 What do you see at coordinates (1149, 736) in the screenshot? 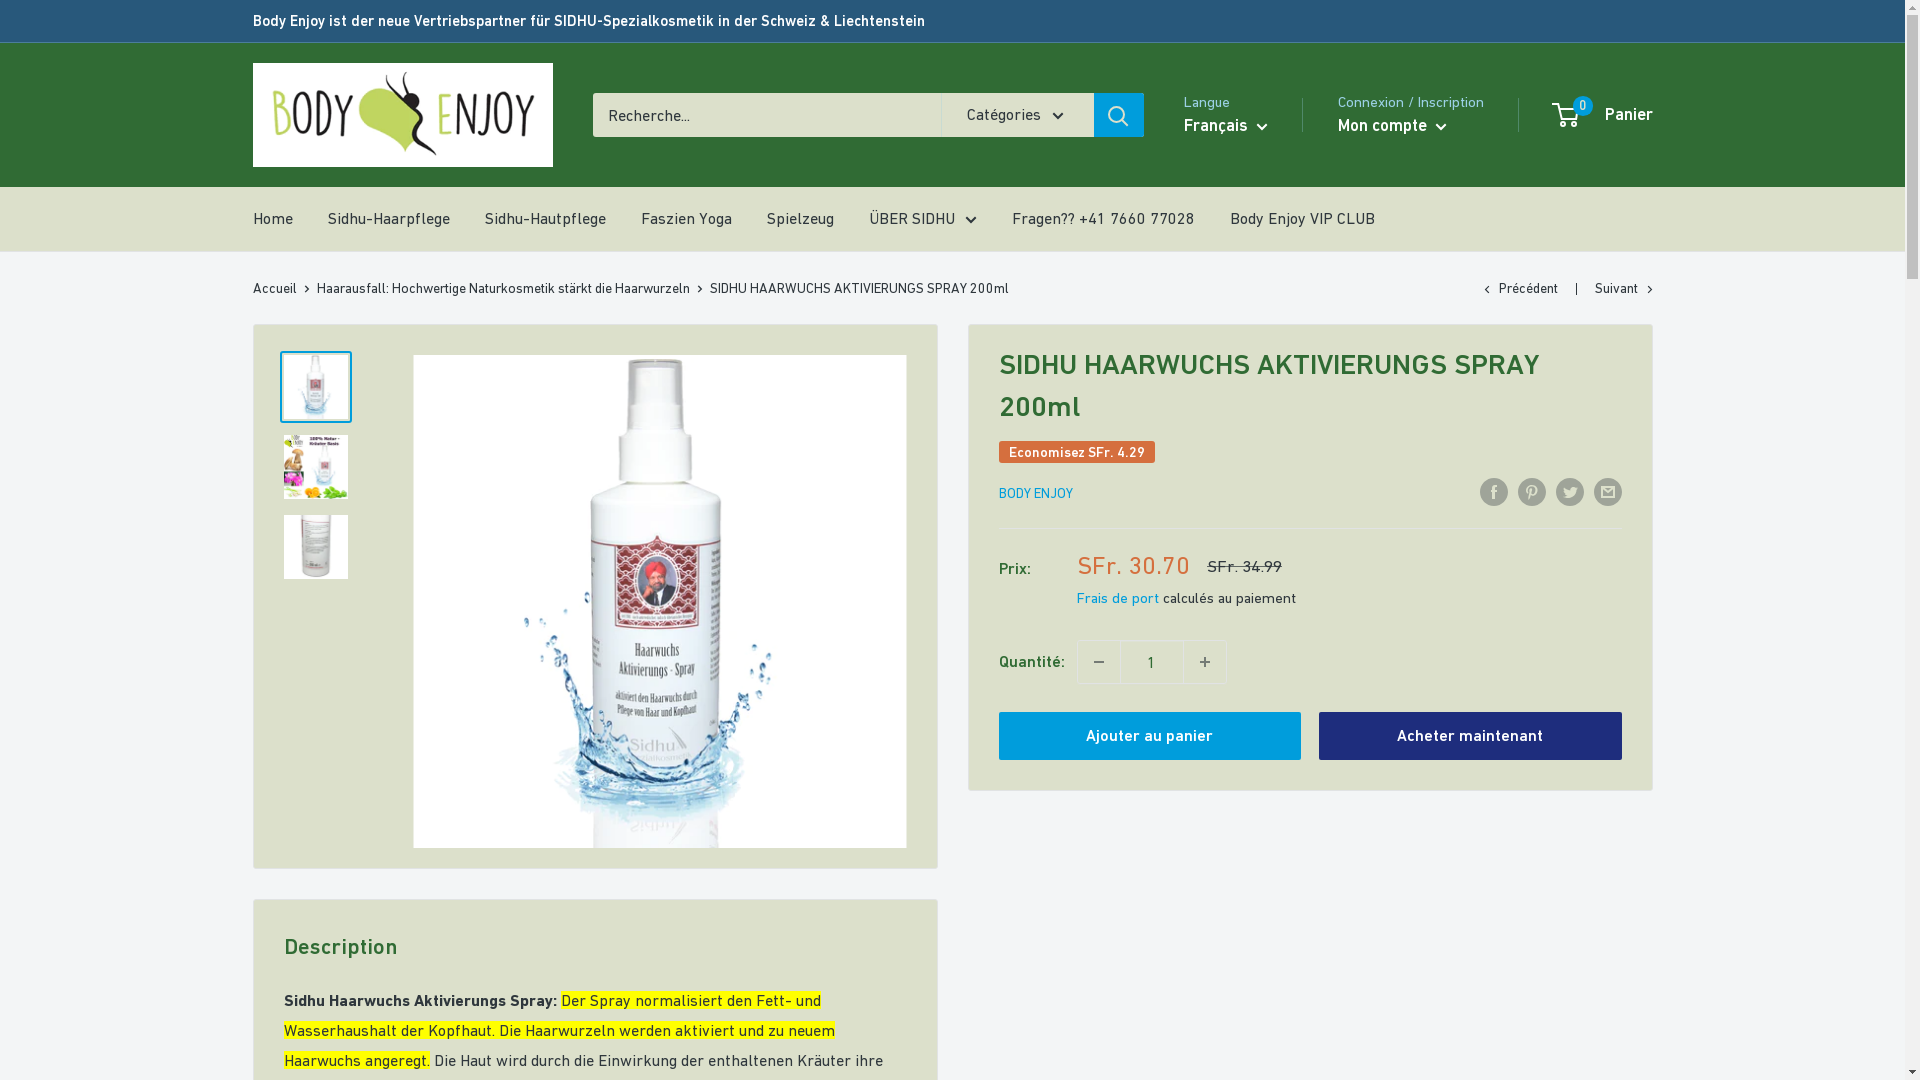
I see `'Ajouter au panier'` at bounding box center [1149, 736].